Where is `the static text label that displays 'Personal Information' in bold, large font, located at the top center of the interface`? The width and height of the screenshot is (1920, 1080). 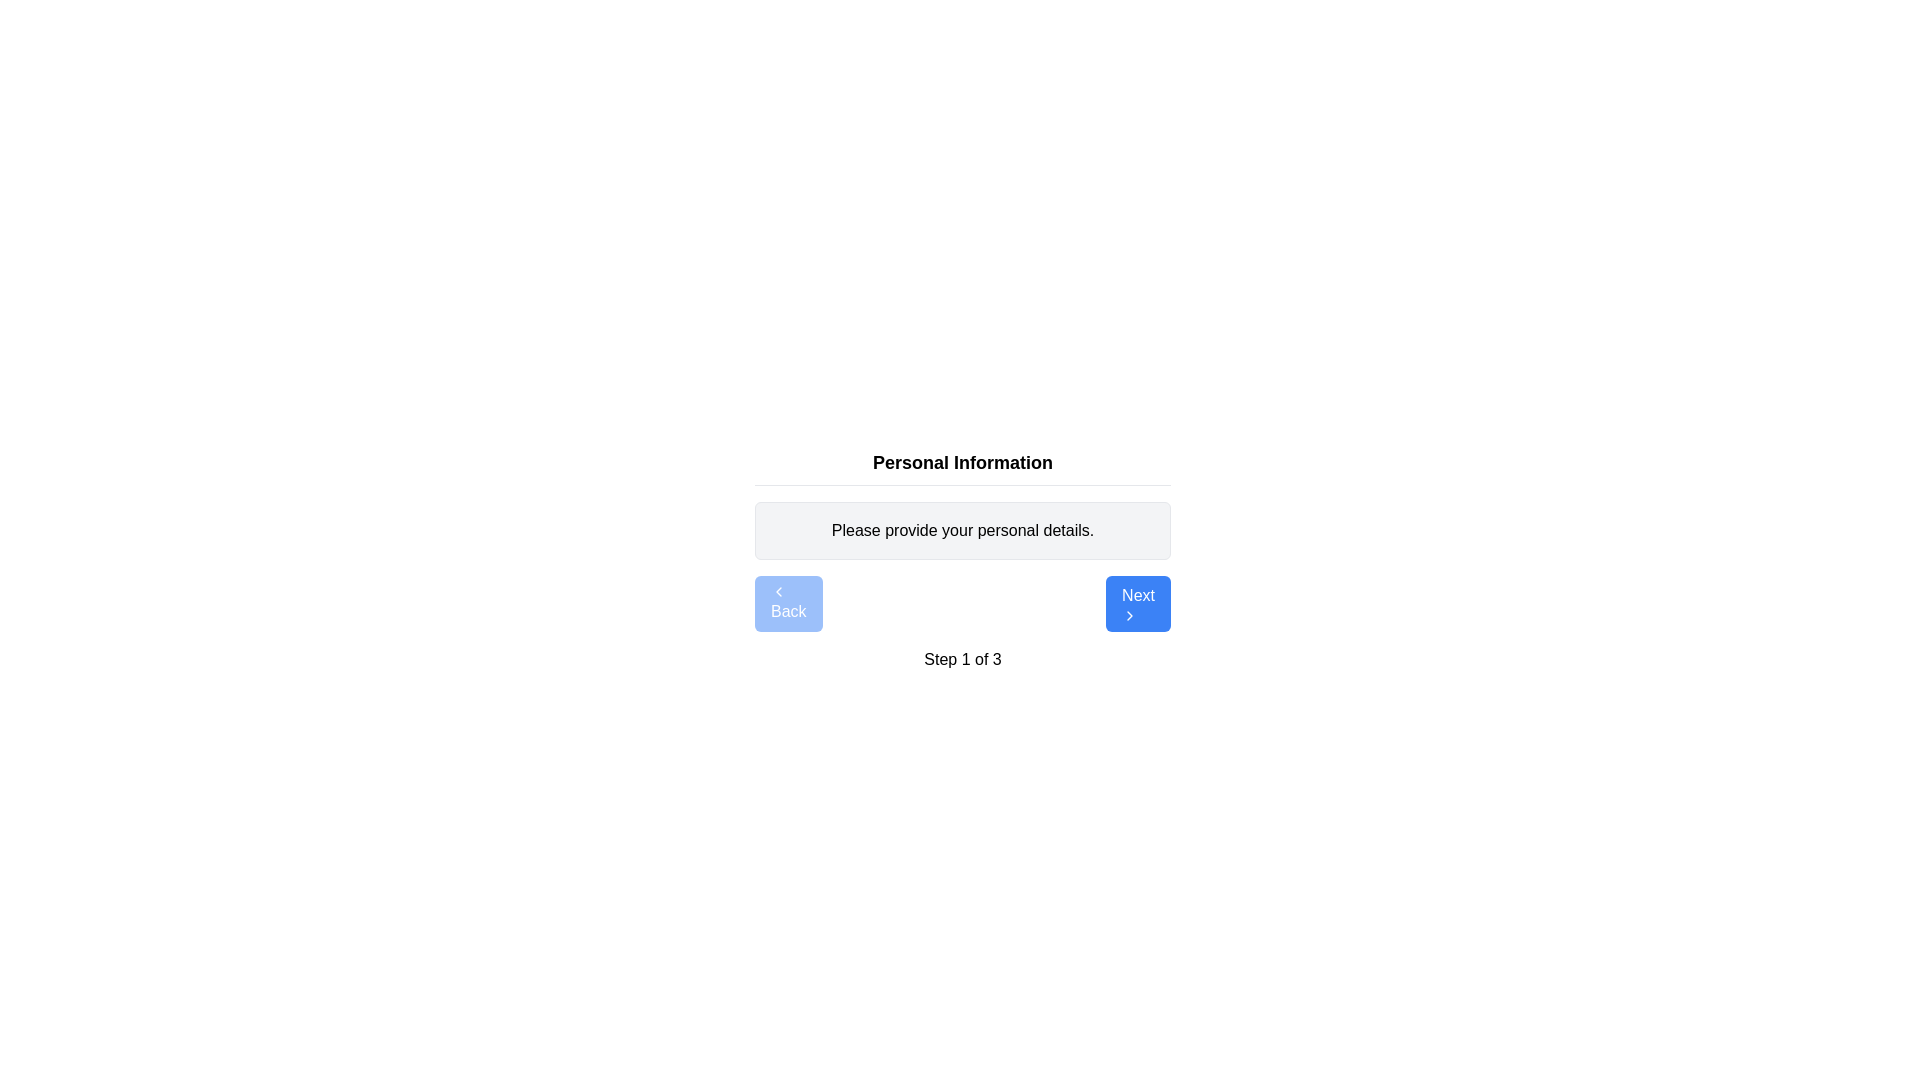
the static text label that displays 'Personal Information' in bold, large font, located at the top center of the interface is located at coordinates (963, 462).